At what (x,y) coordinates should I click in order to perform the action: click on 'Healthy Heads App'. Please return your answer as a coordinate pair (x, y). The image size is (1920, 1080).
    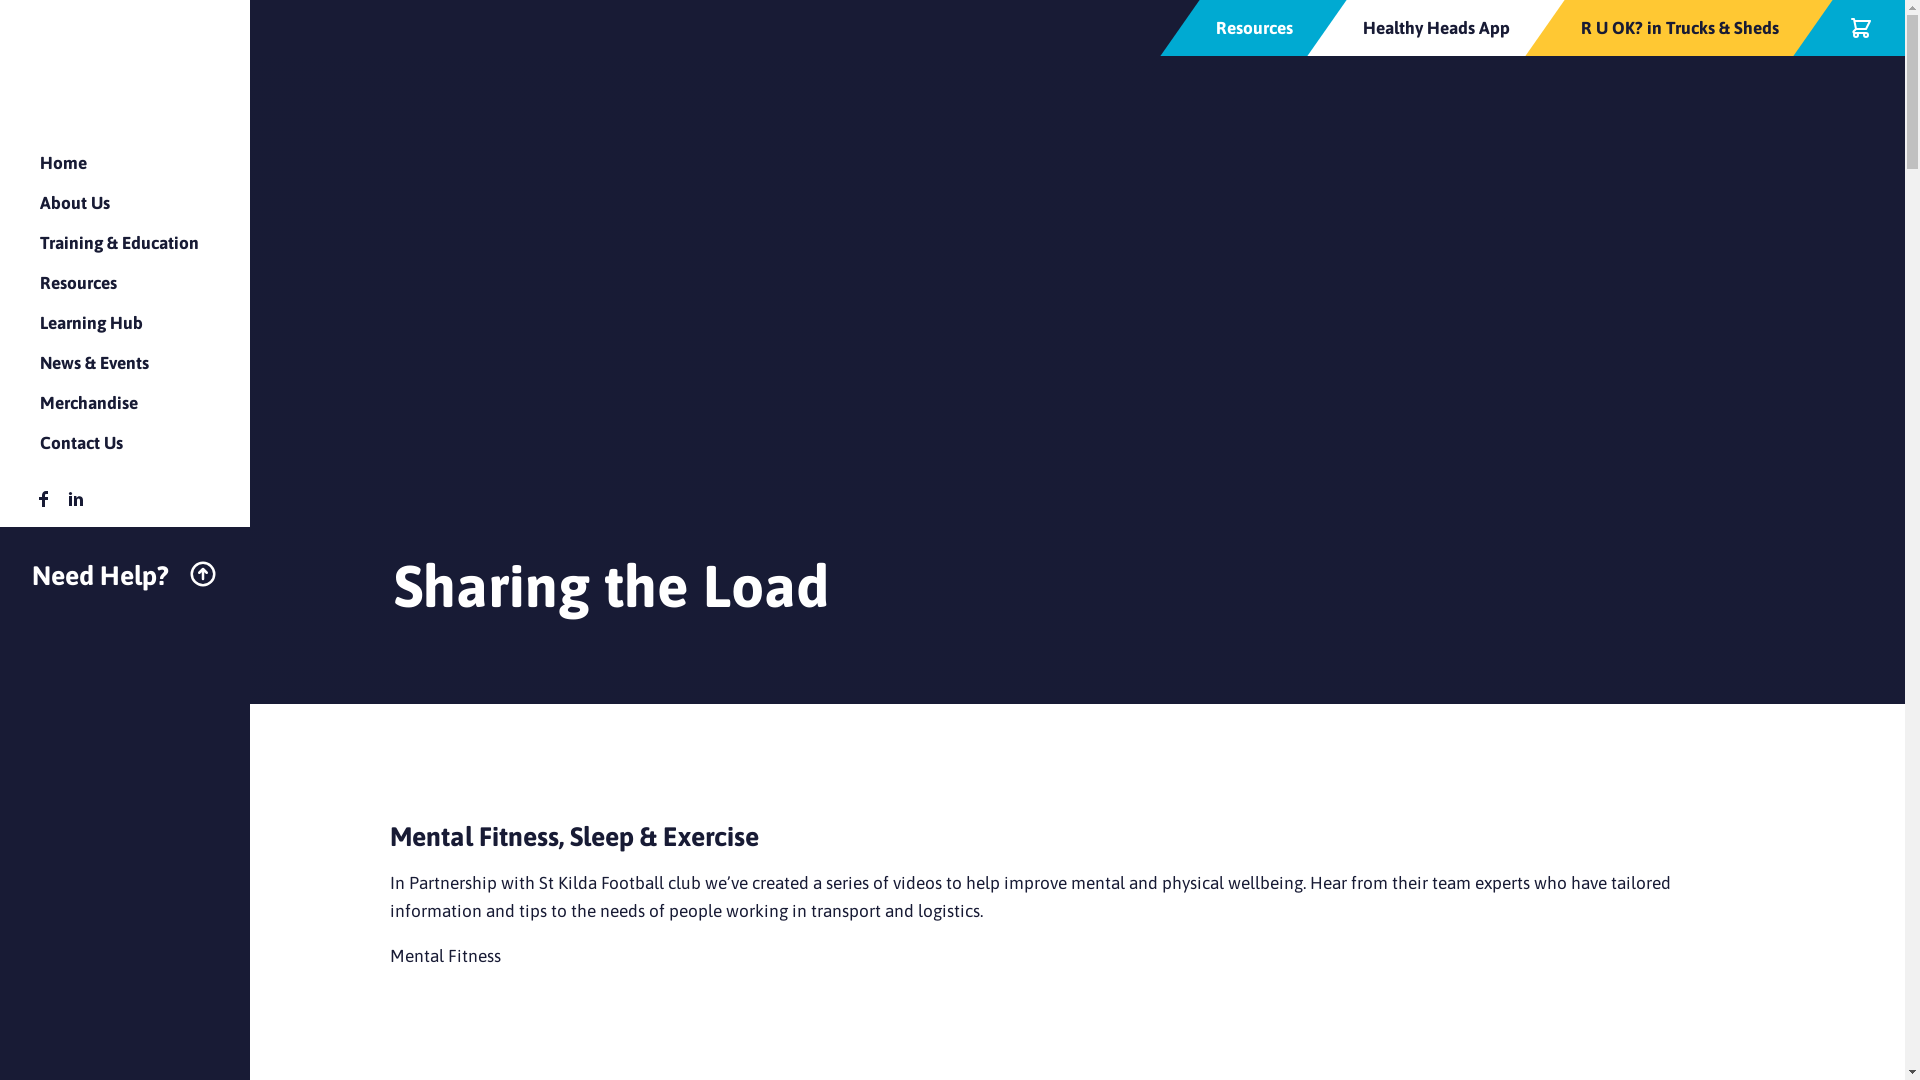
    Looking at the image, I should click on (1435, 27).